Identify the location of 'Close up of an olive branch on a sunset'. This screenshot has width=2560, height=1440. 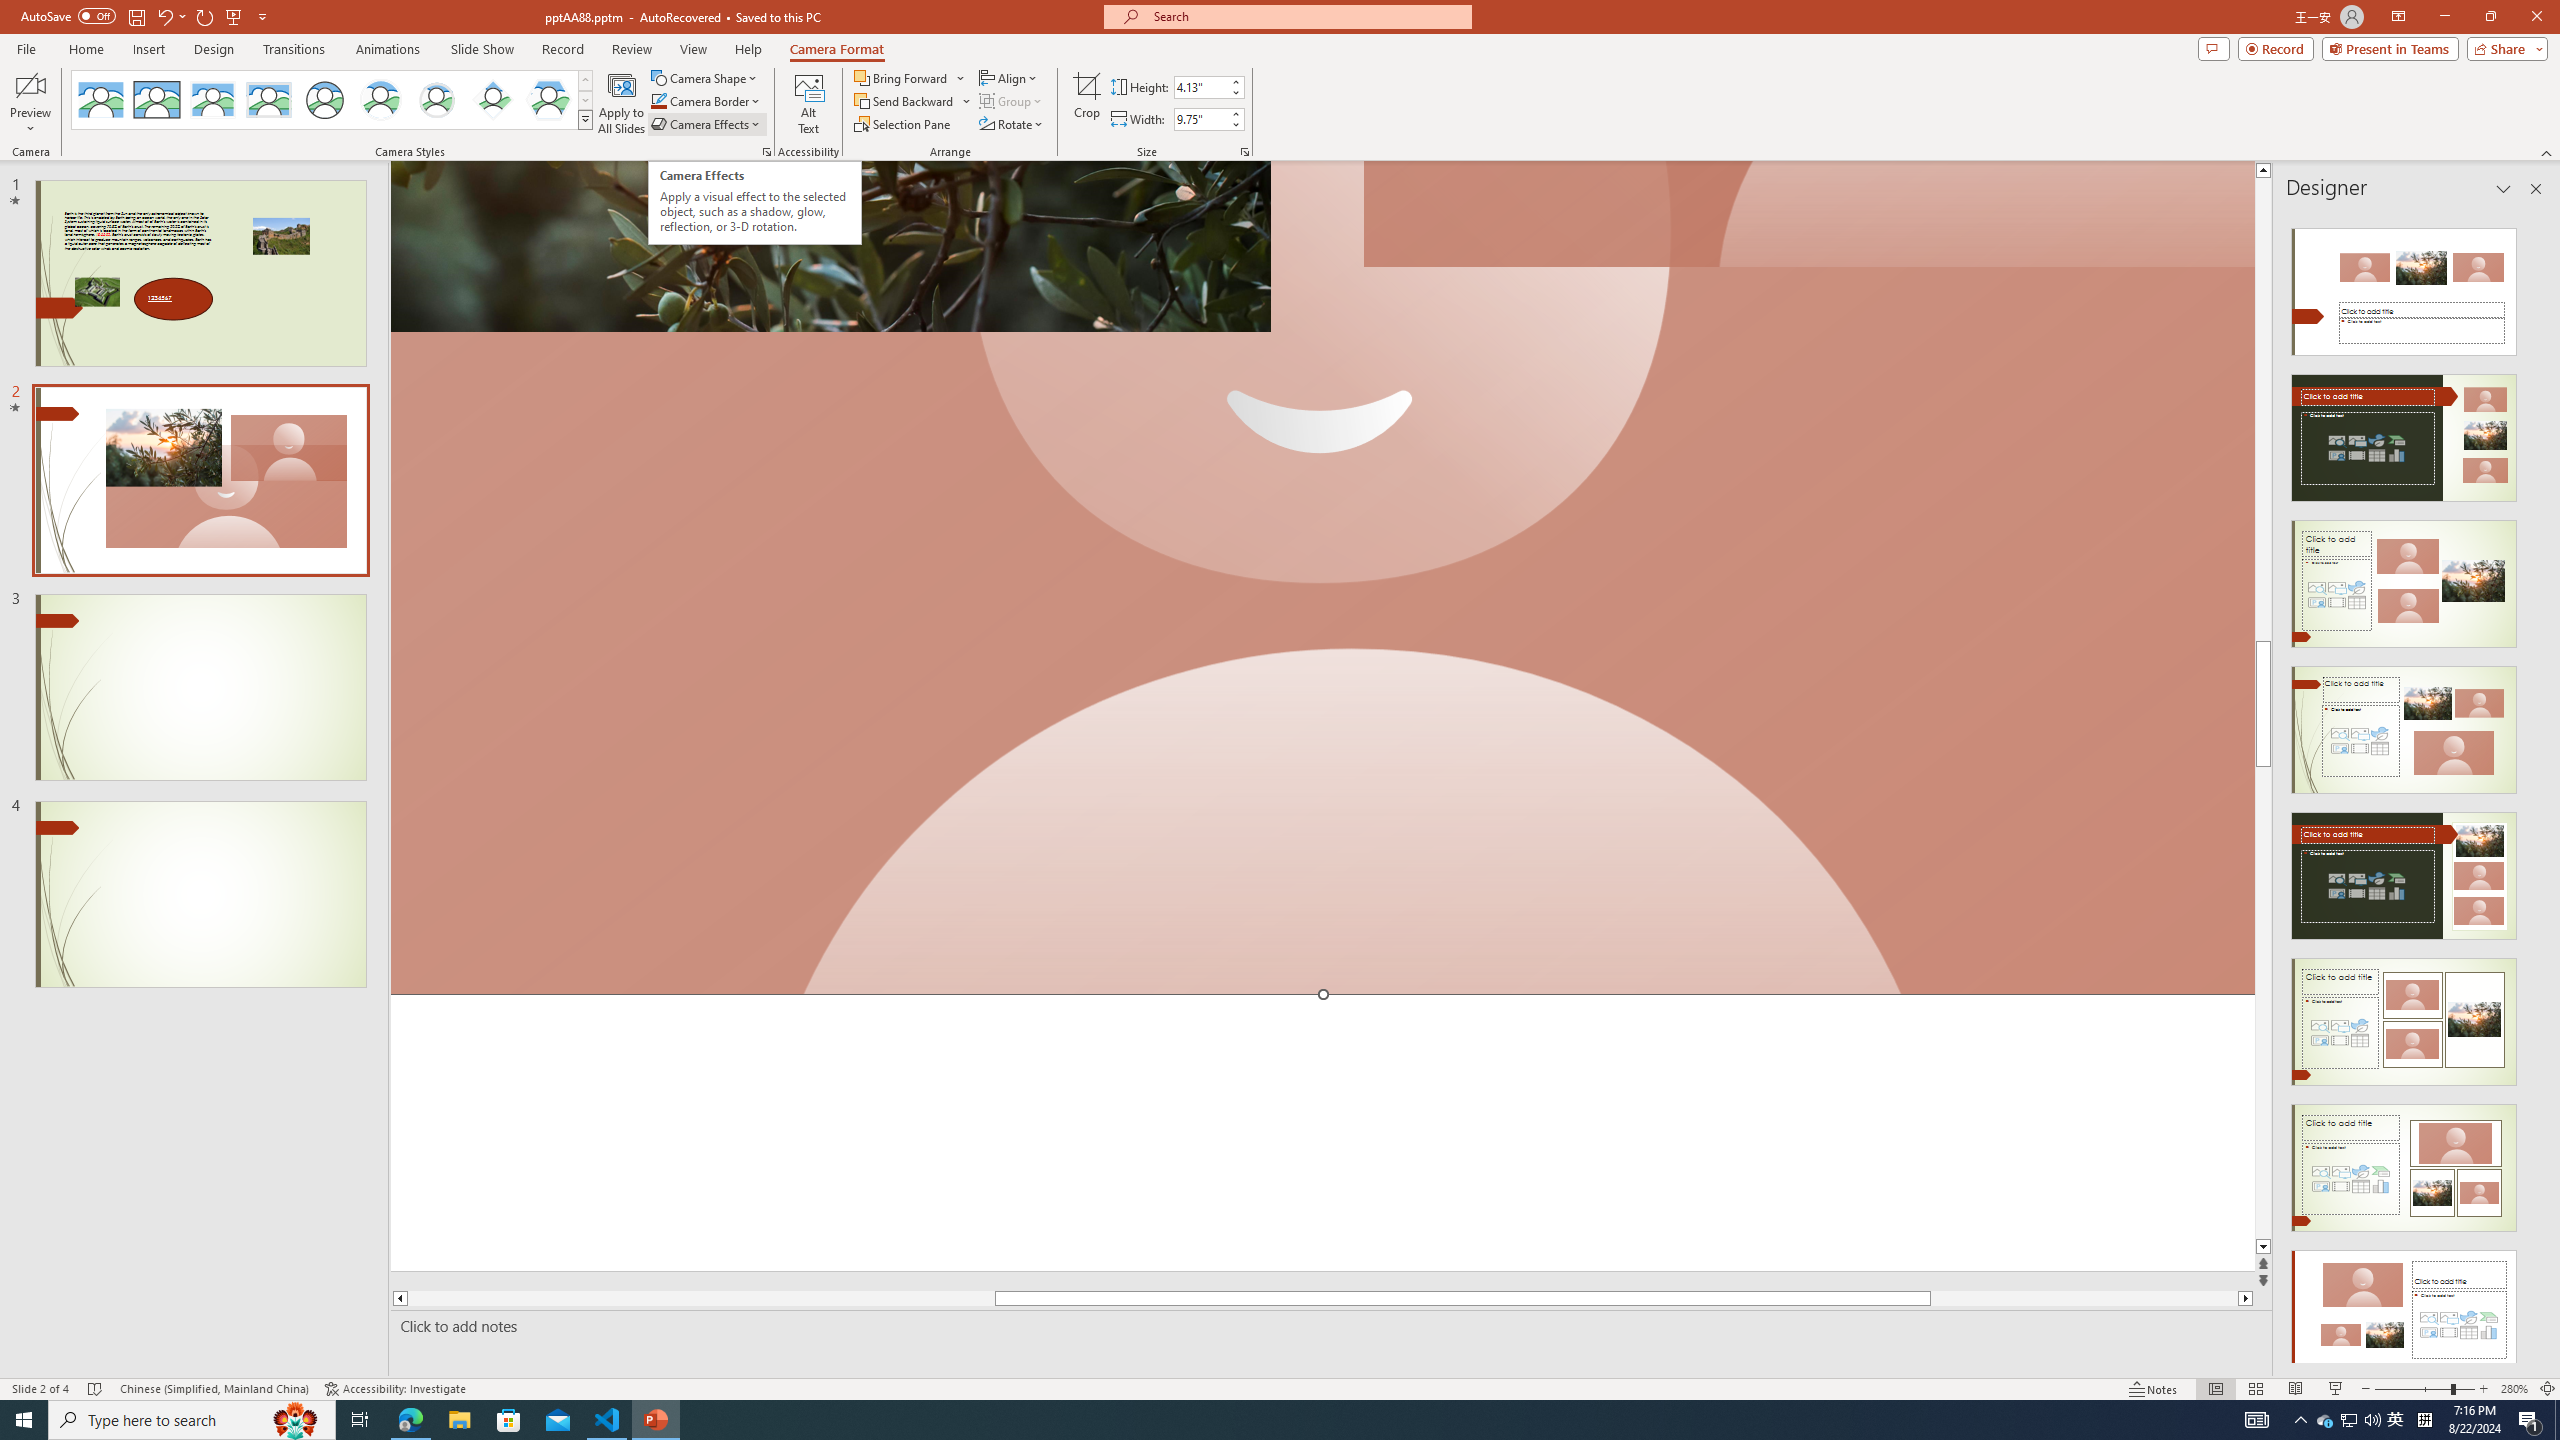
(829, 245).